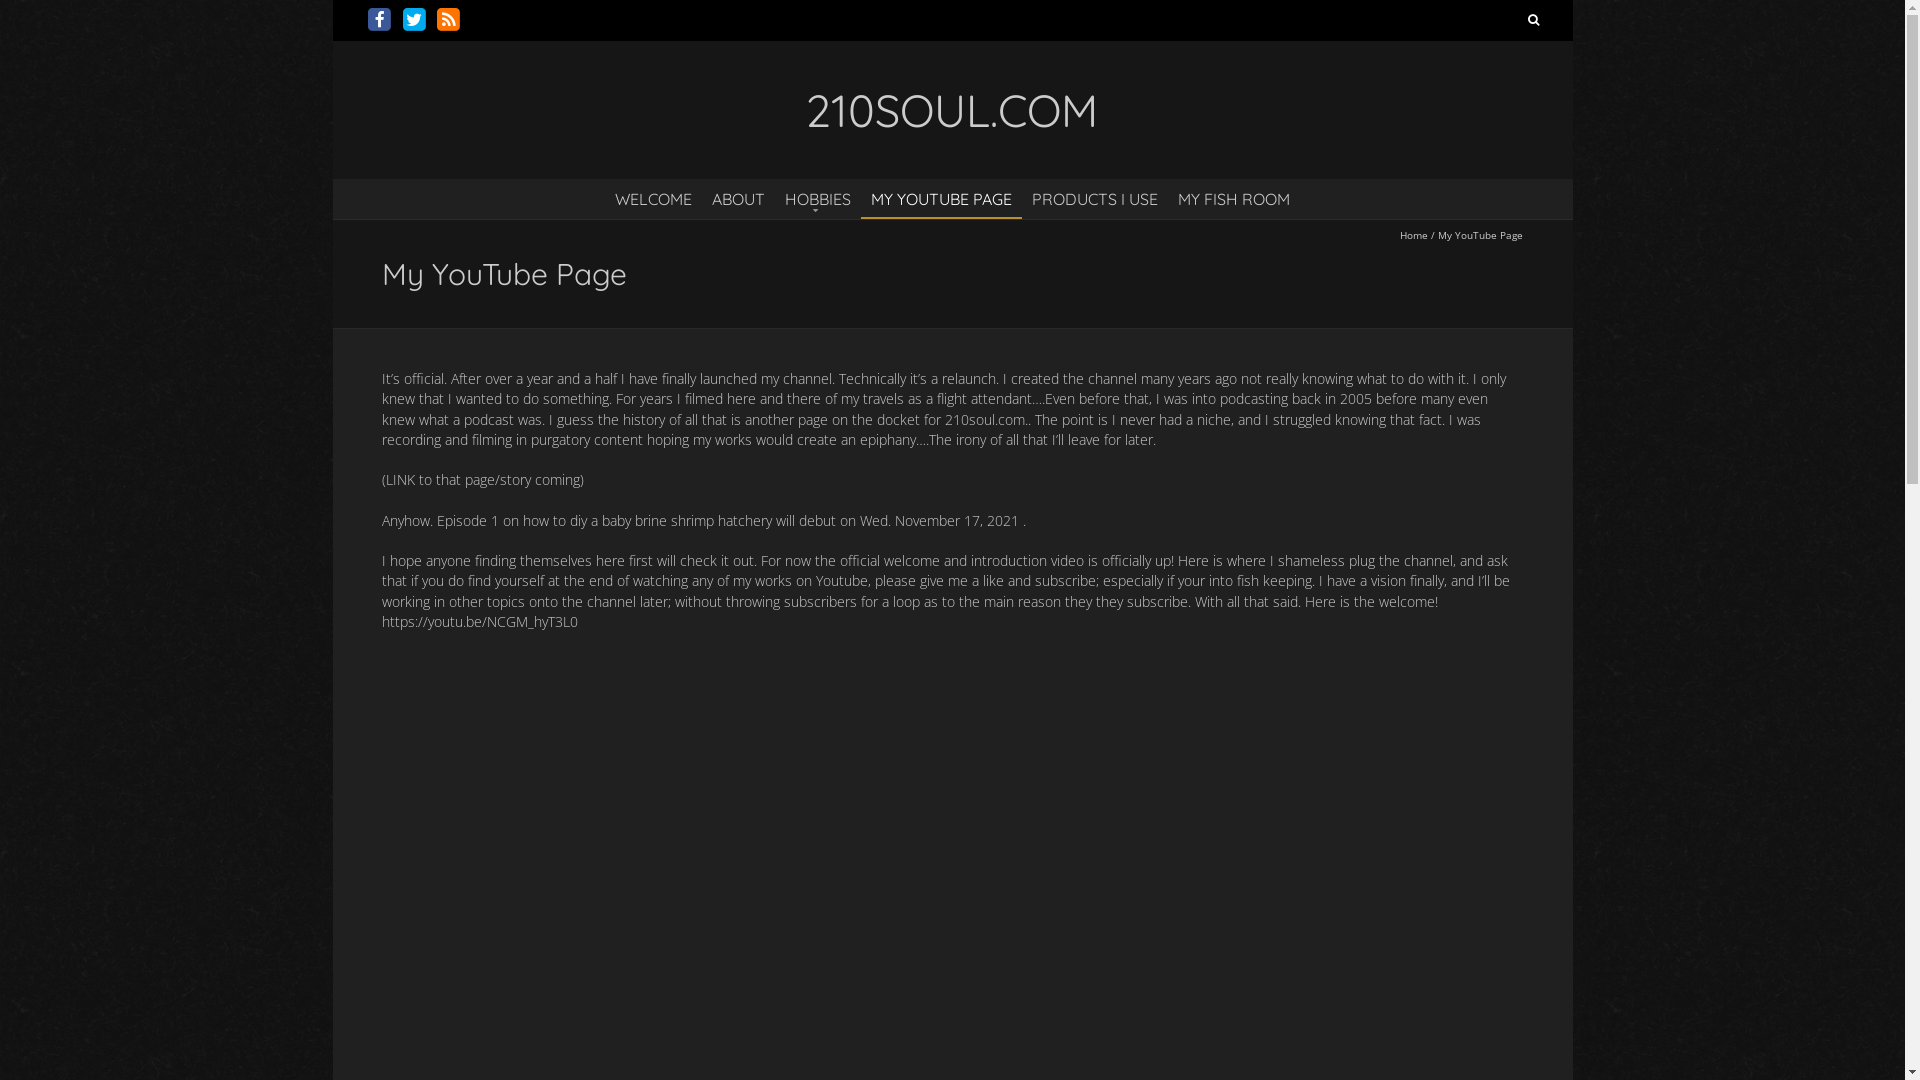 This screenshot has width=1920, height=1080. Describe the element at coordinates (1413, 234) in the screenshot. I see `'Home'` at that location.